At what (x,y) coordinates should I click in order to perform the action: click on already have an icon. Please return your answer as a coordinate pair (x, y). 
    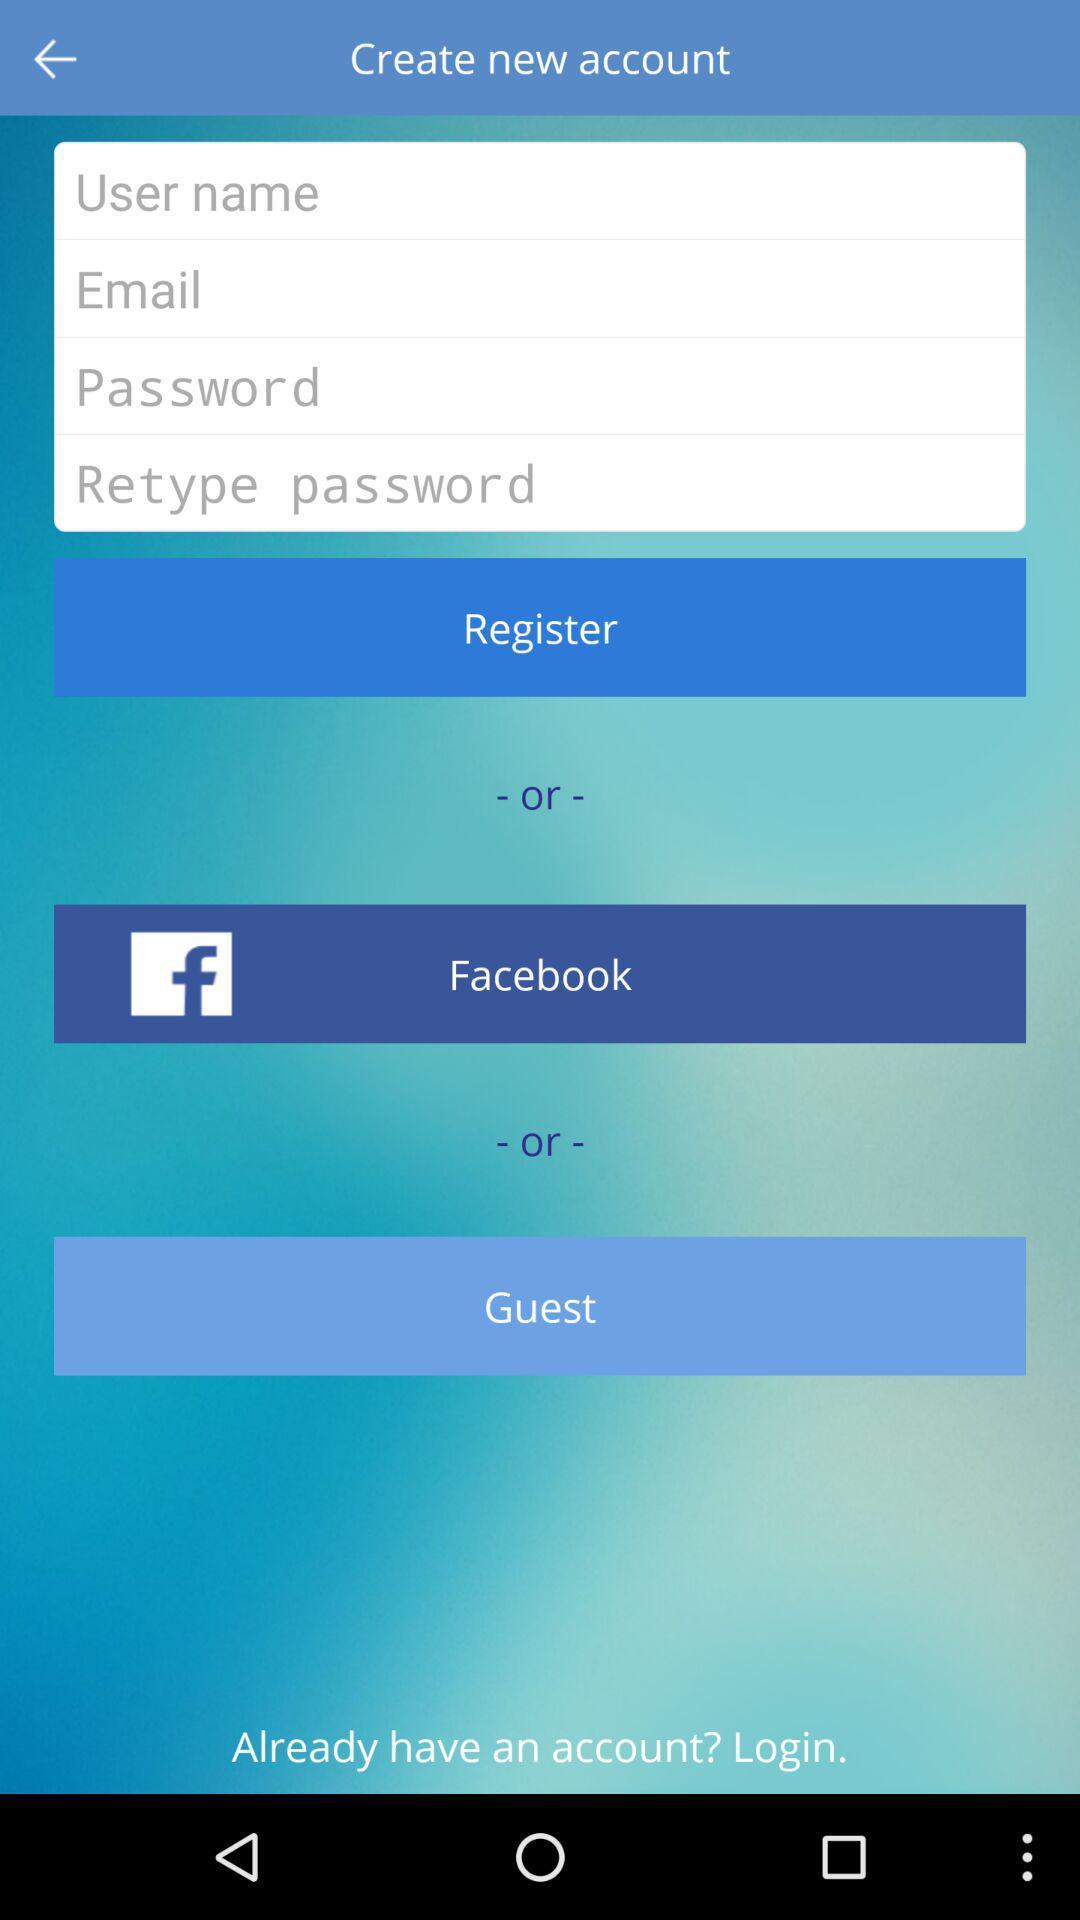
    Looking at the image, I should click on (540, 1755).